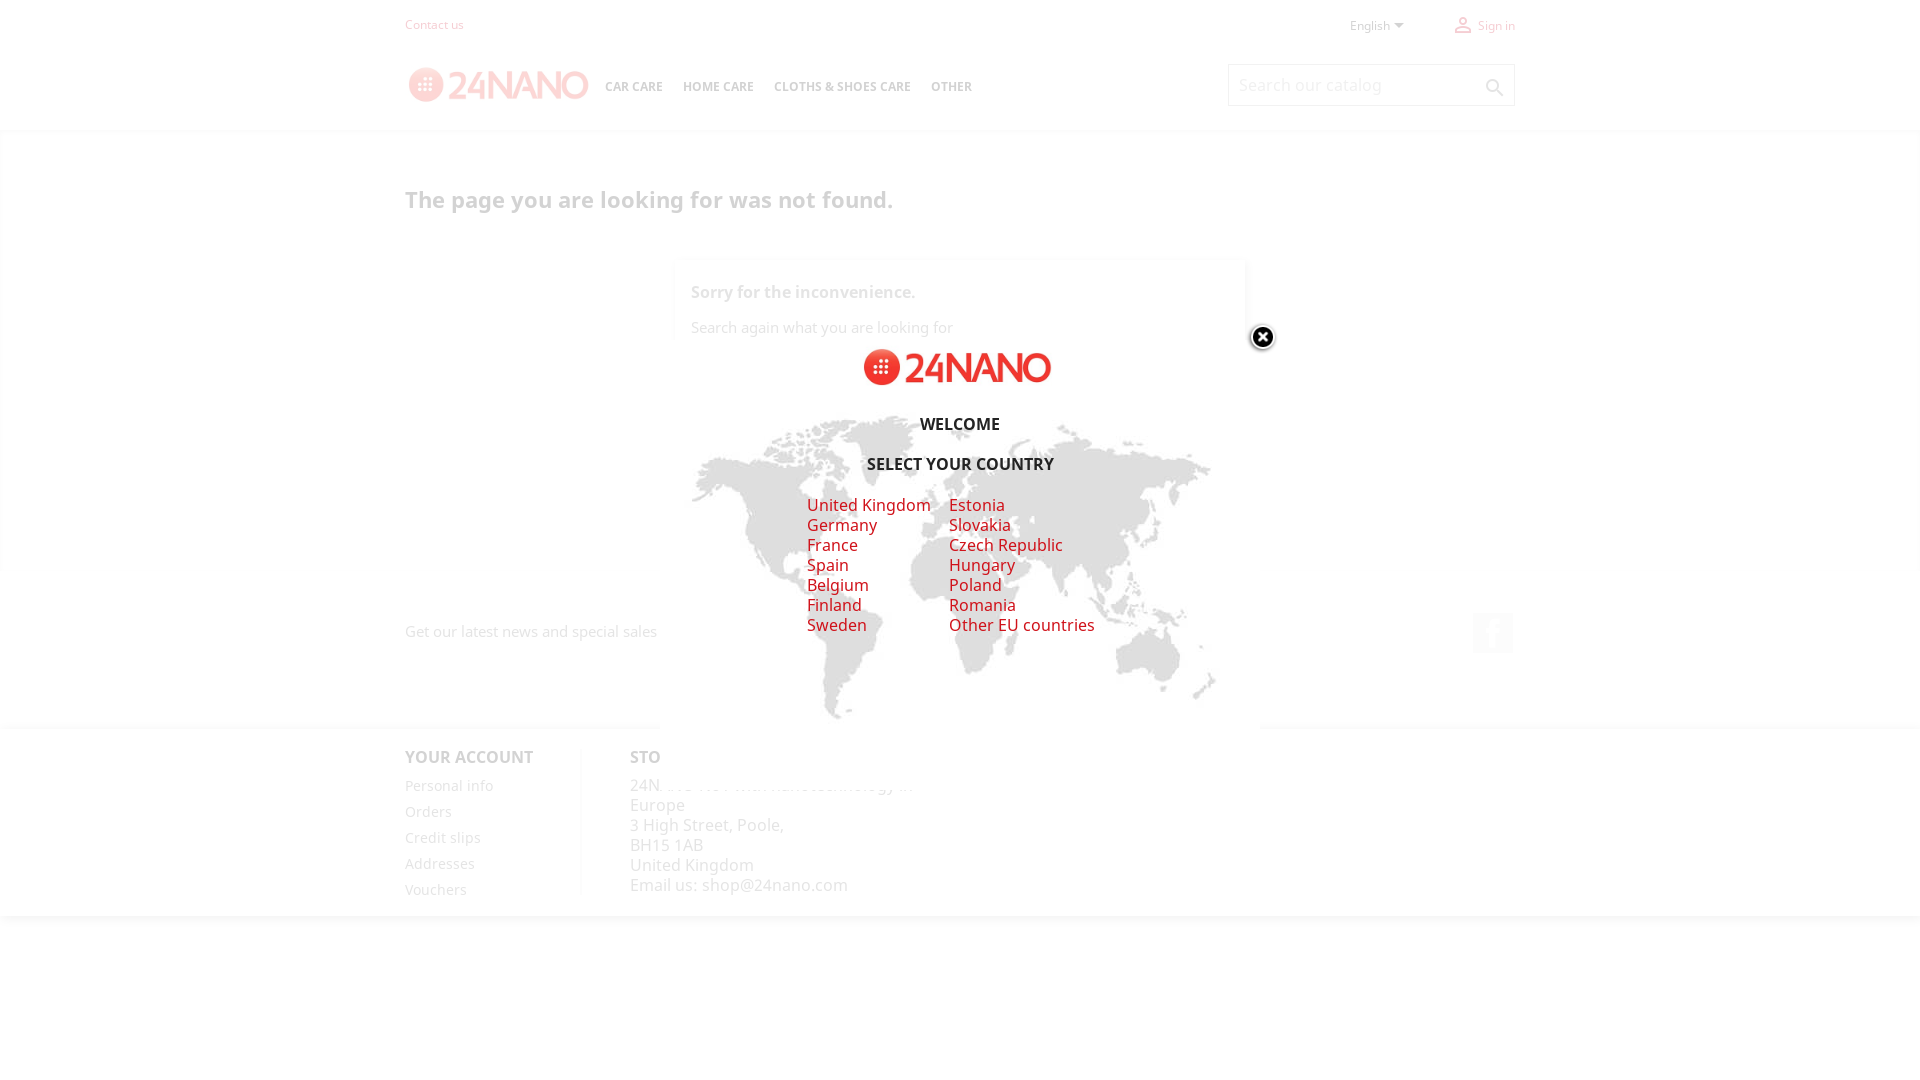 The height and width of the screenshot is (1080, 1920). Describe the element at coordinates (1022, 623) in the screenshot. I see `'Other EU countries'` at that location.